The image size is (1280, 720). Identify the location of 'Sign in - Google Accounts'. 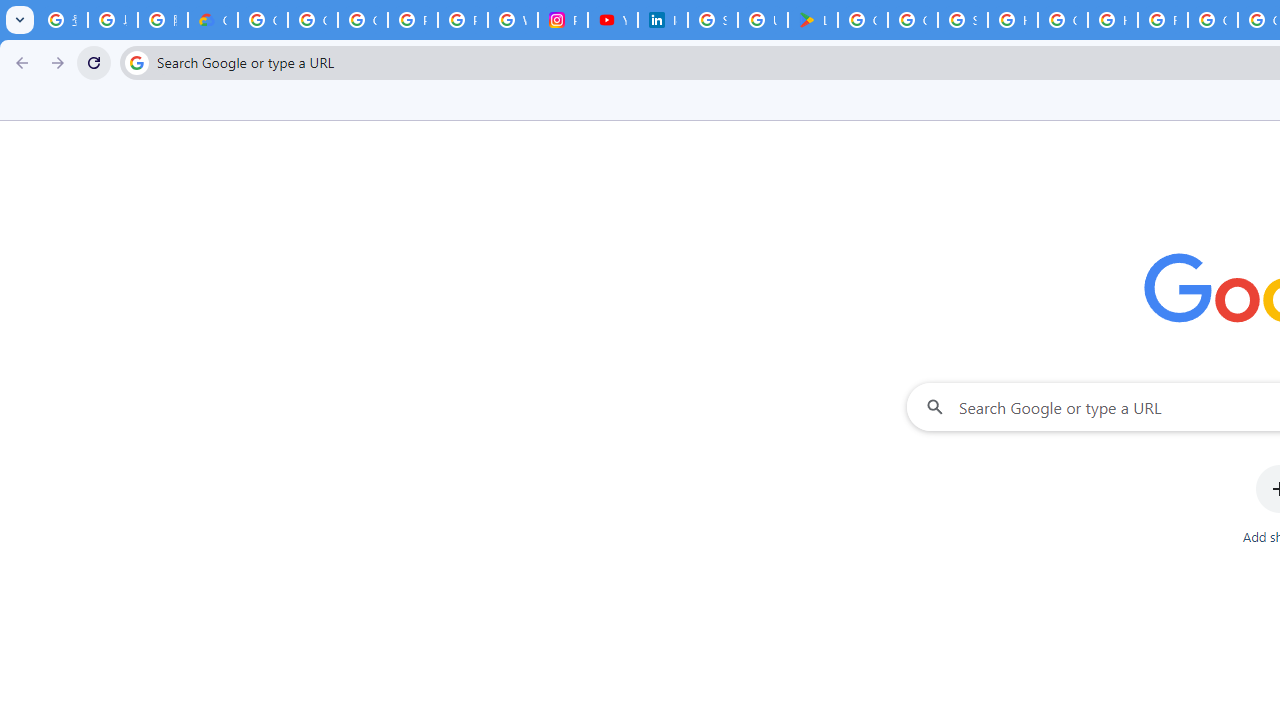
(712, 20).